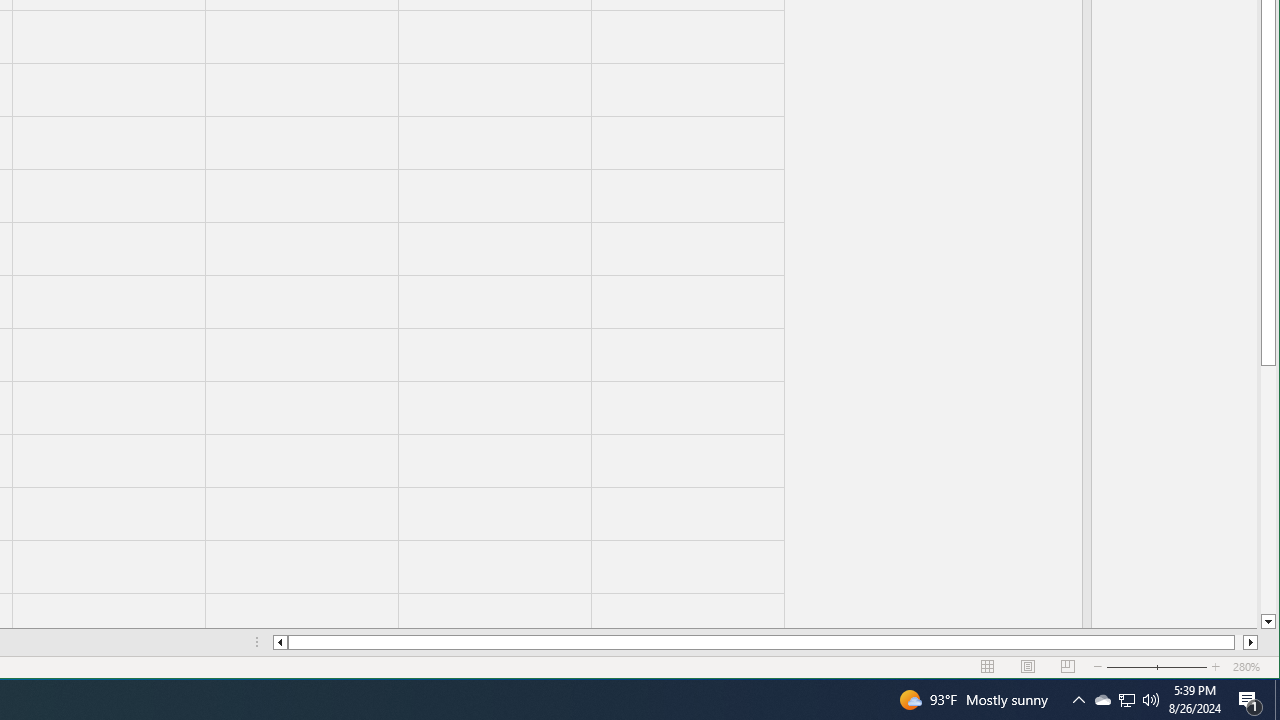 This screenshot has width=1280, height=720. I want to click on 'Page right', so click(1238, 642).